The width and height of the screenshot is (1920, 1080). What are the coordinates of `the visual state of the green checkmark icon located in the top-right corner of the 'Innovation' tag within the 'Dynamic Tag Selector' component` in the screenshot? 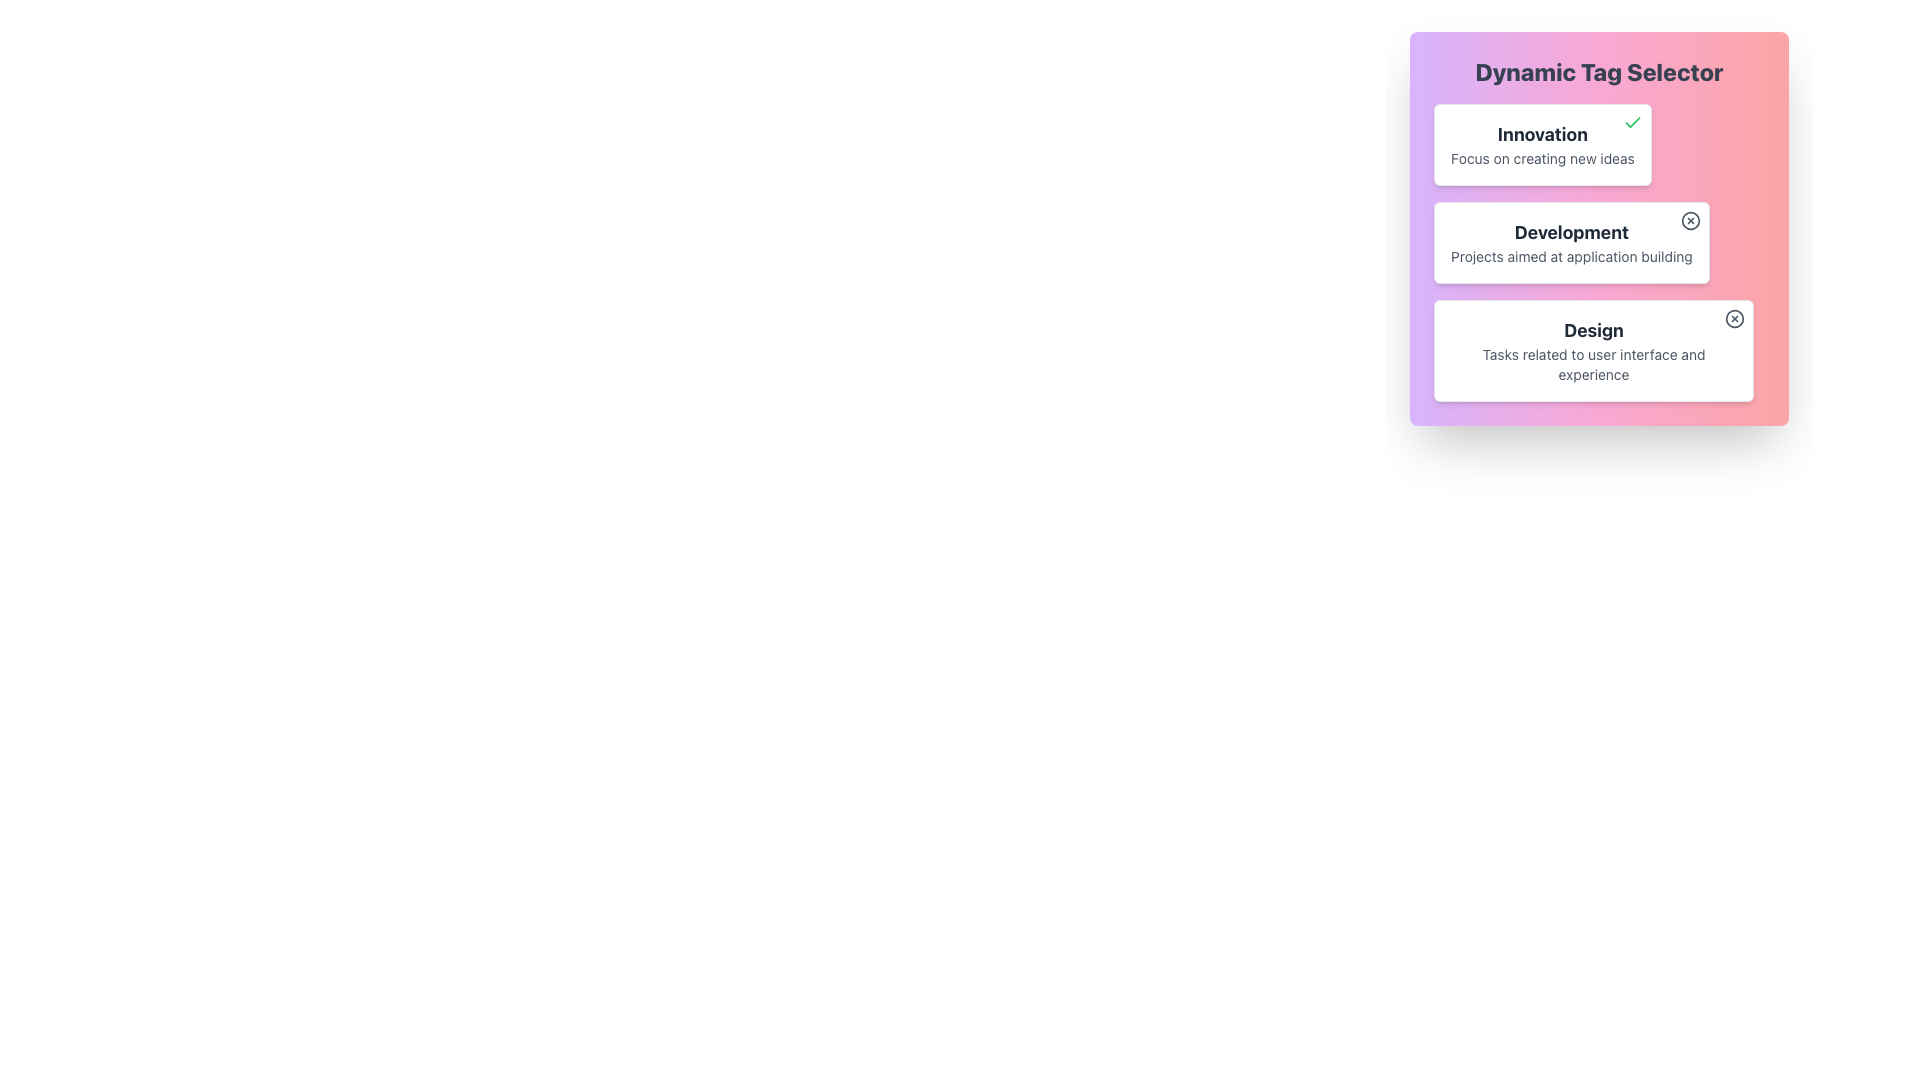 It's located at (1632, 122).